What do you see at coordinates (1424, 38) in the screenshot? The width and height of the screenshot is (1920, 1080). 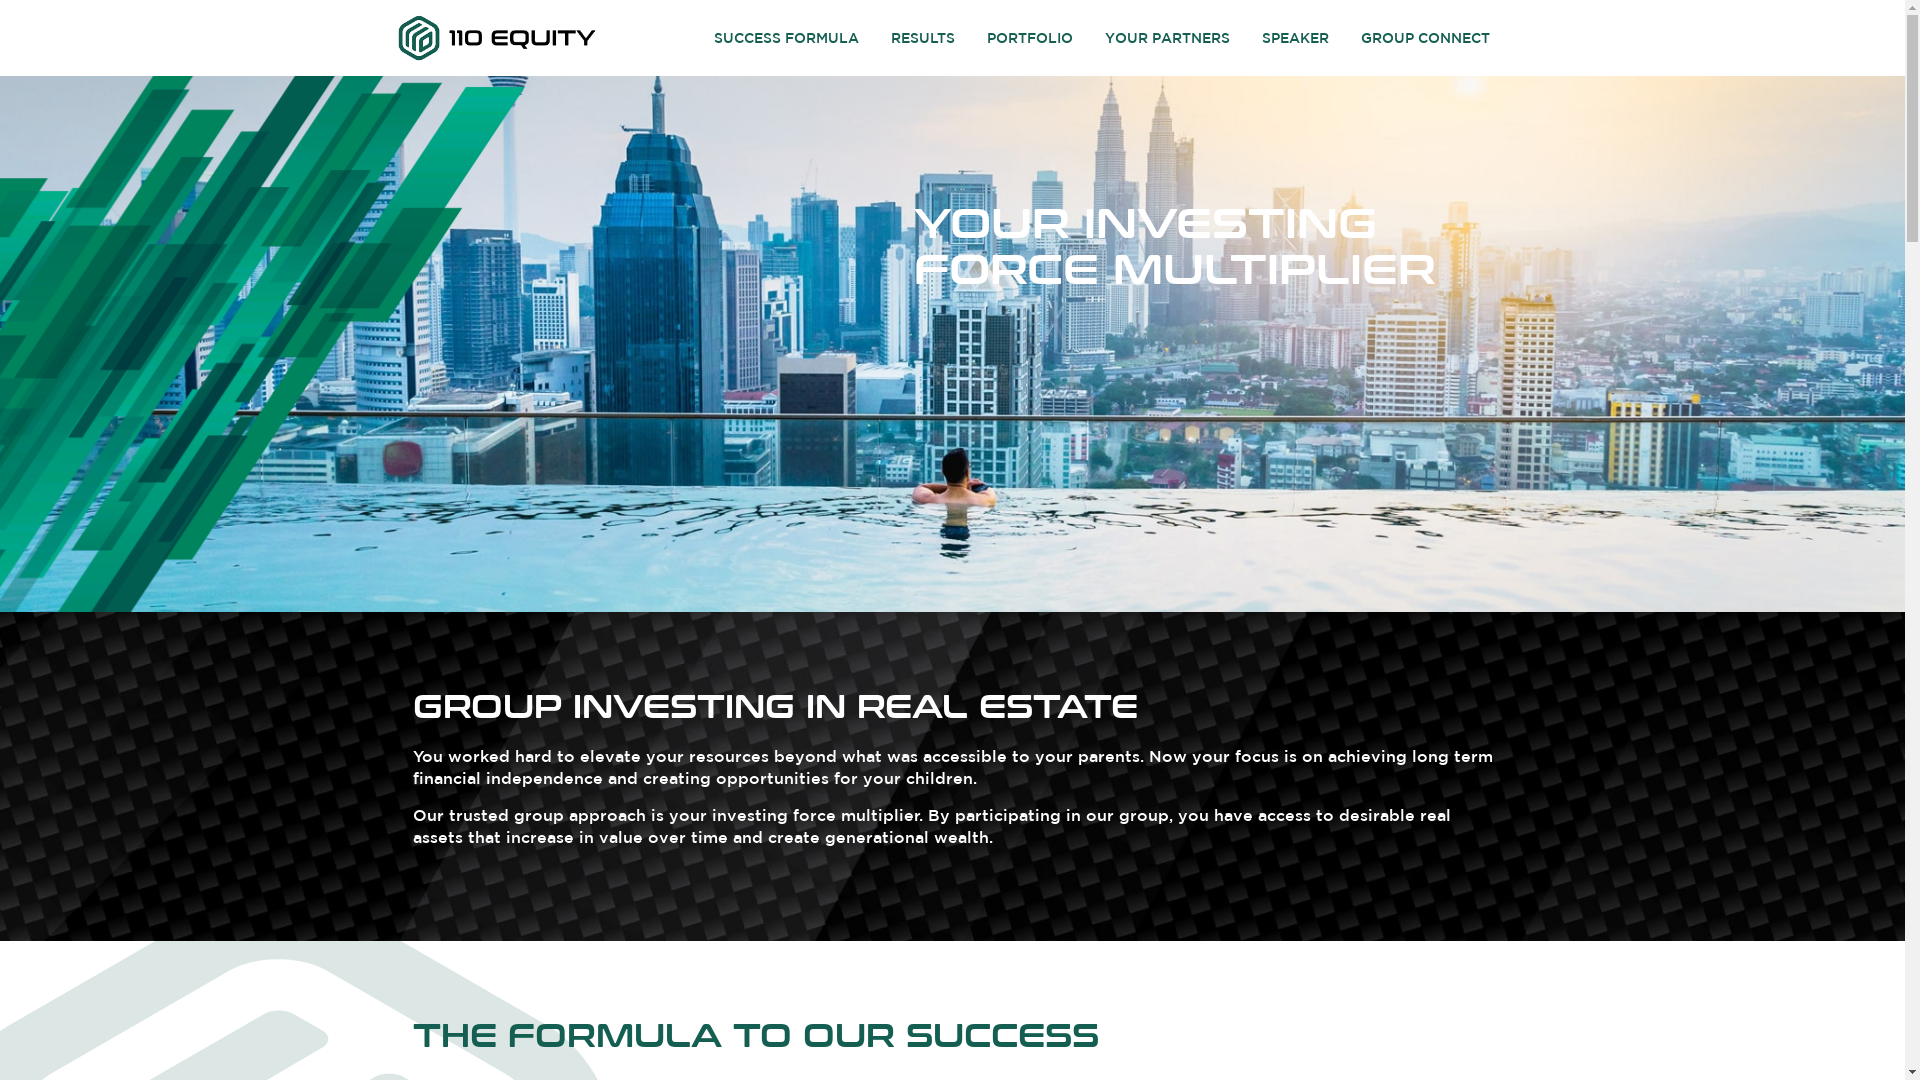 I see `'GROUP CONNECT'` at bounding box center [1424, 38].